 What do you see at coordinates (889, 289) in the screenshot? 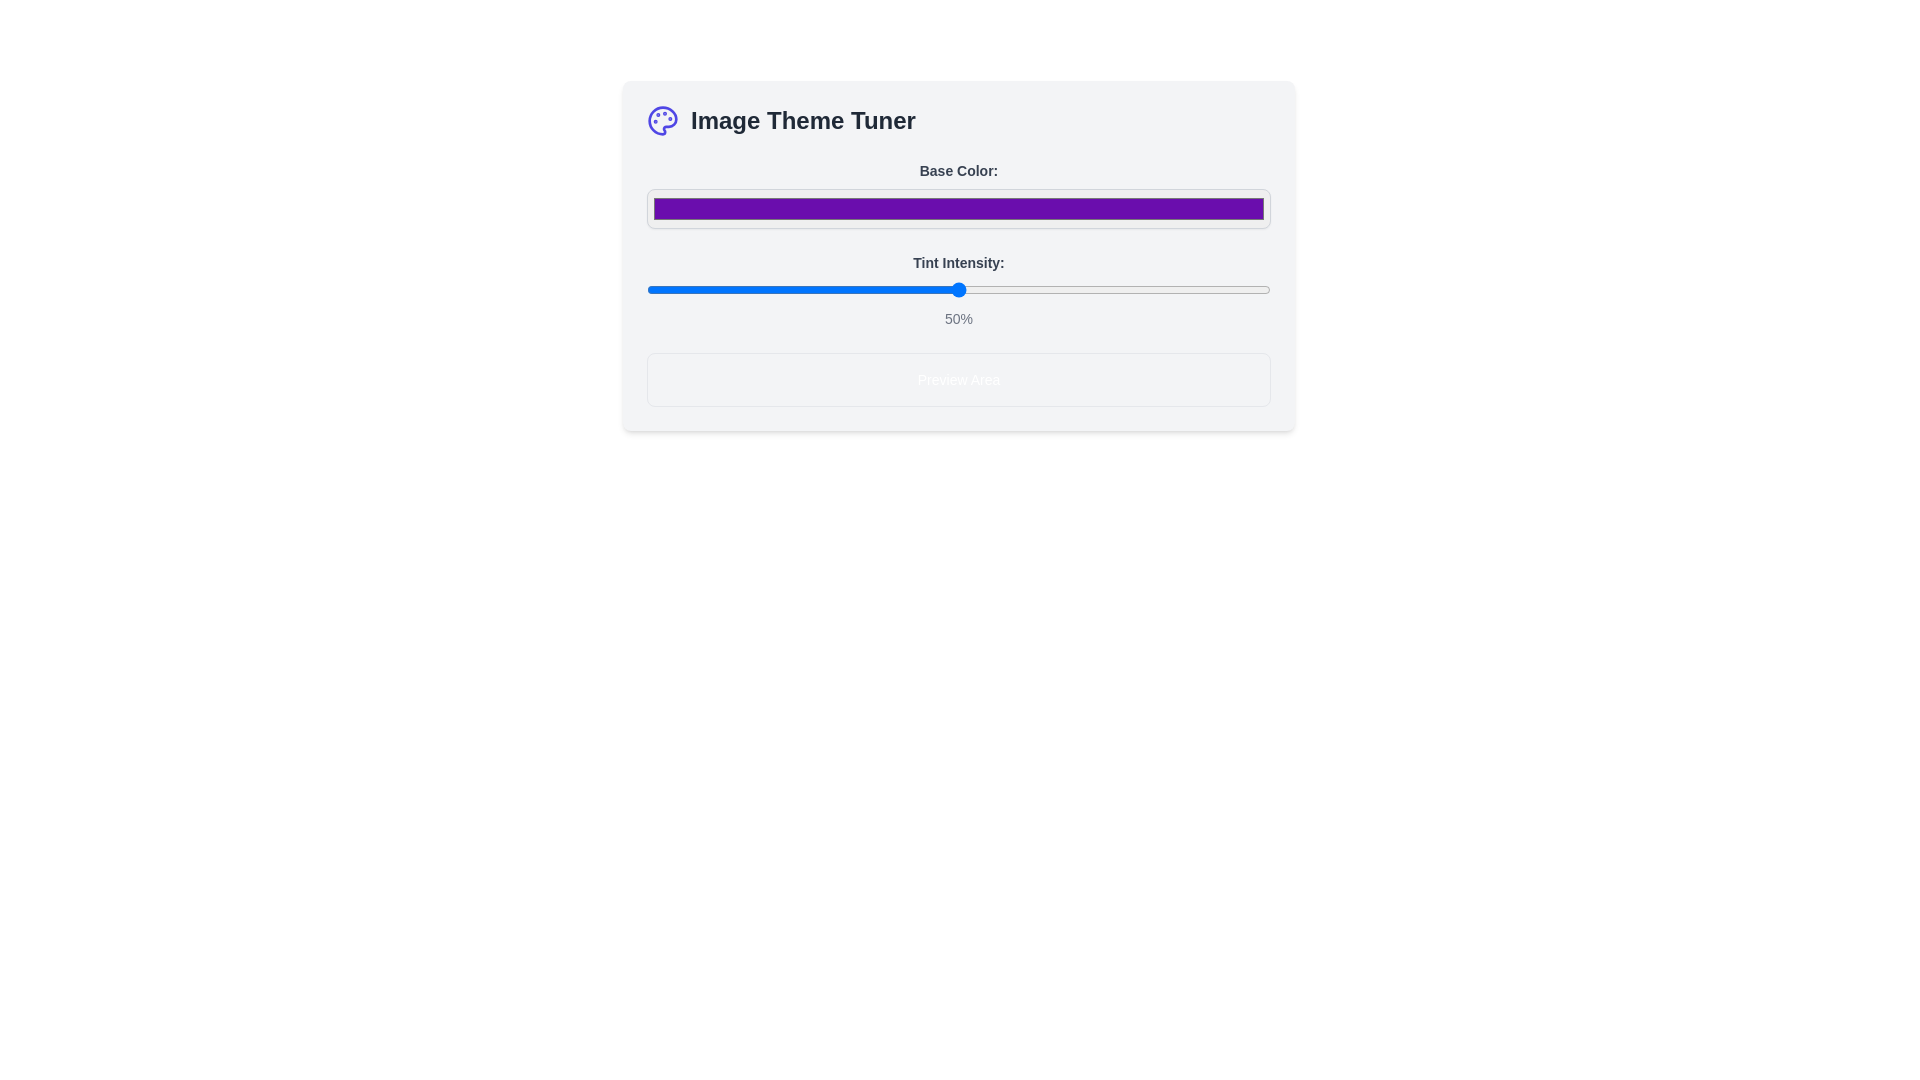
I see `the Tint Intensity` at bounding box center [889, 289].